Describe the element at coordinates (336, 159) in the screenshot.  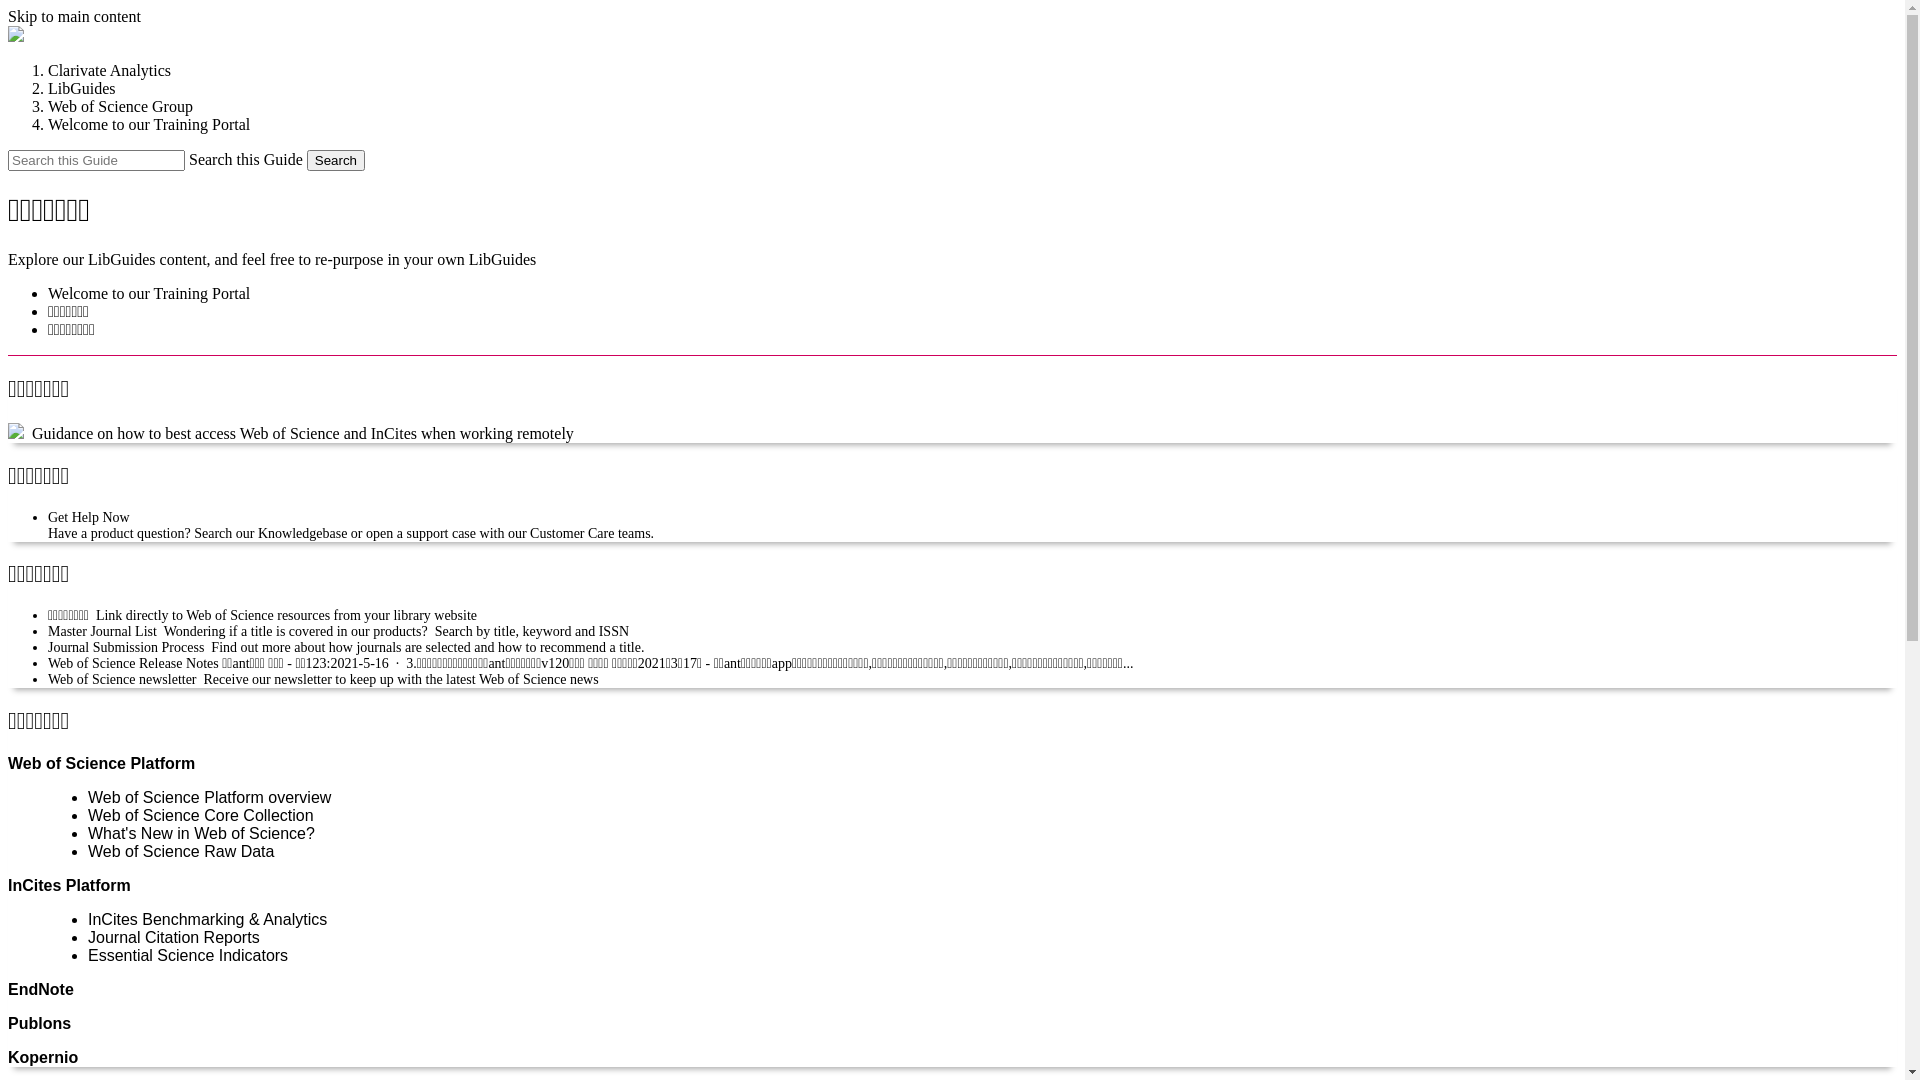
I see `'Search'` at that location.